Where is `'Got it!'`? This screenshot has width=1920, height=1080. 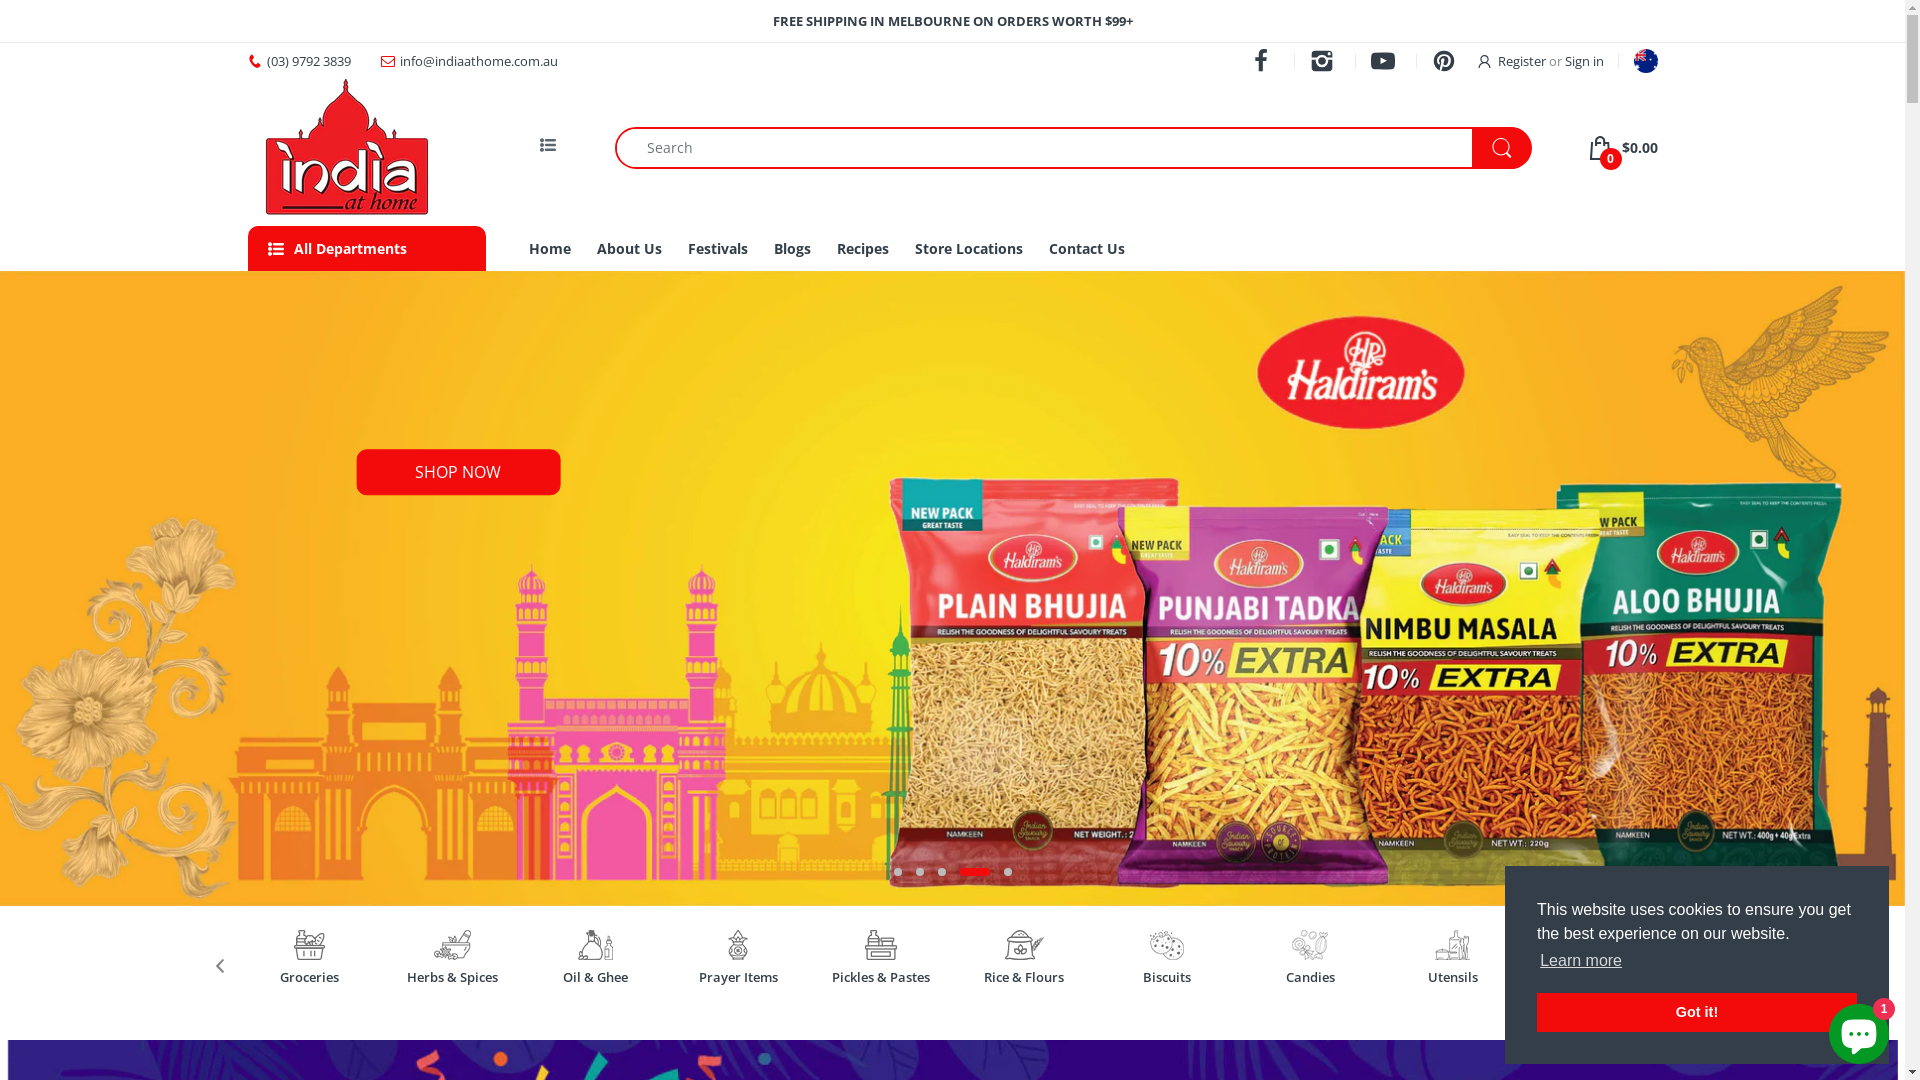 'Got it!' is located at coordinates (1696, 1011).